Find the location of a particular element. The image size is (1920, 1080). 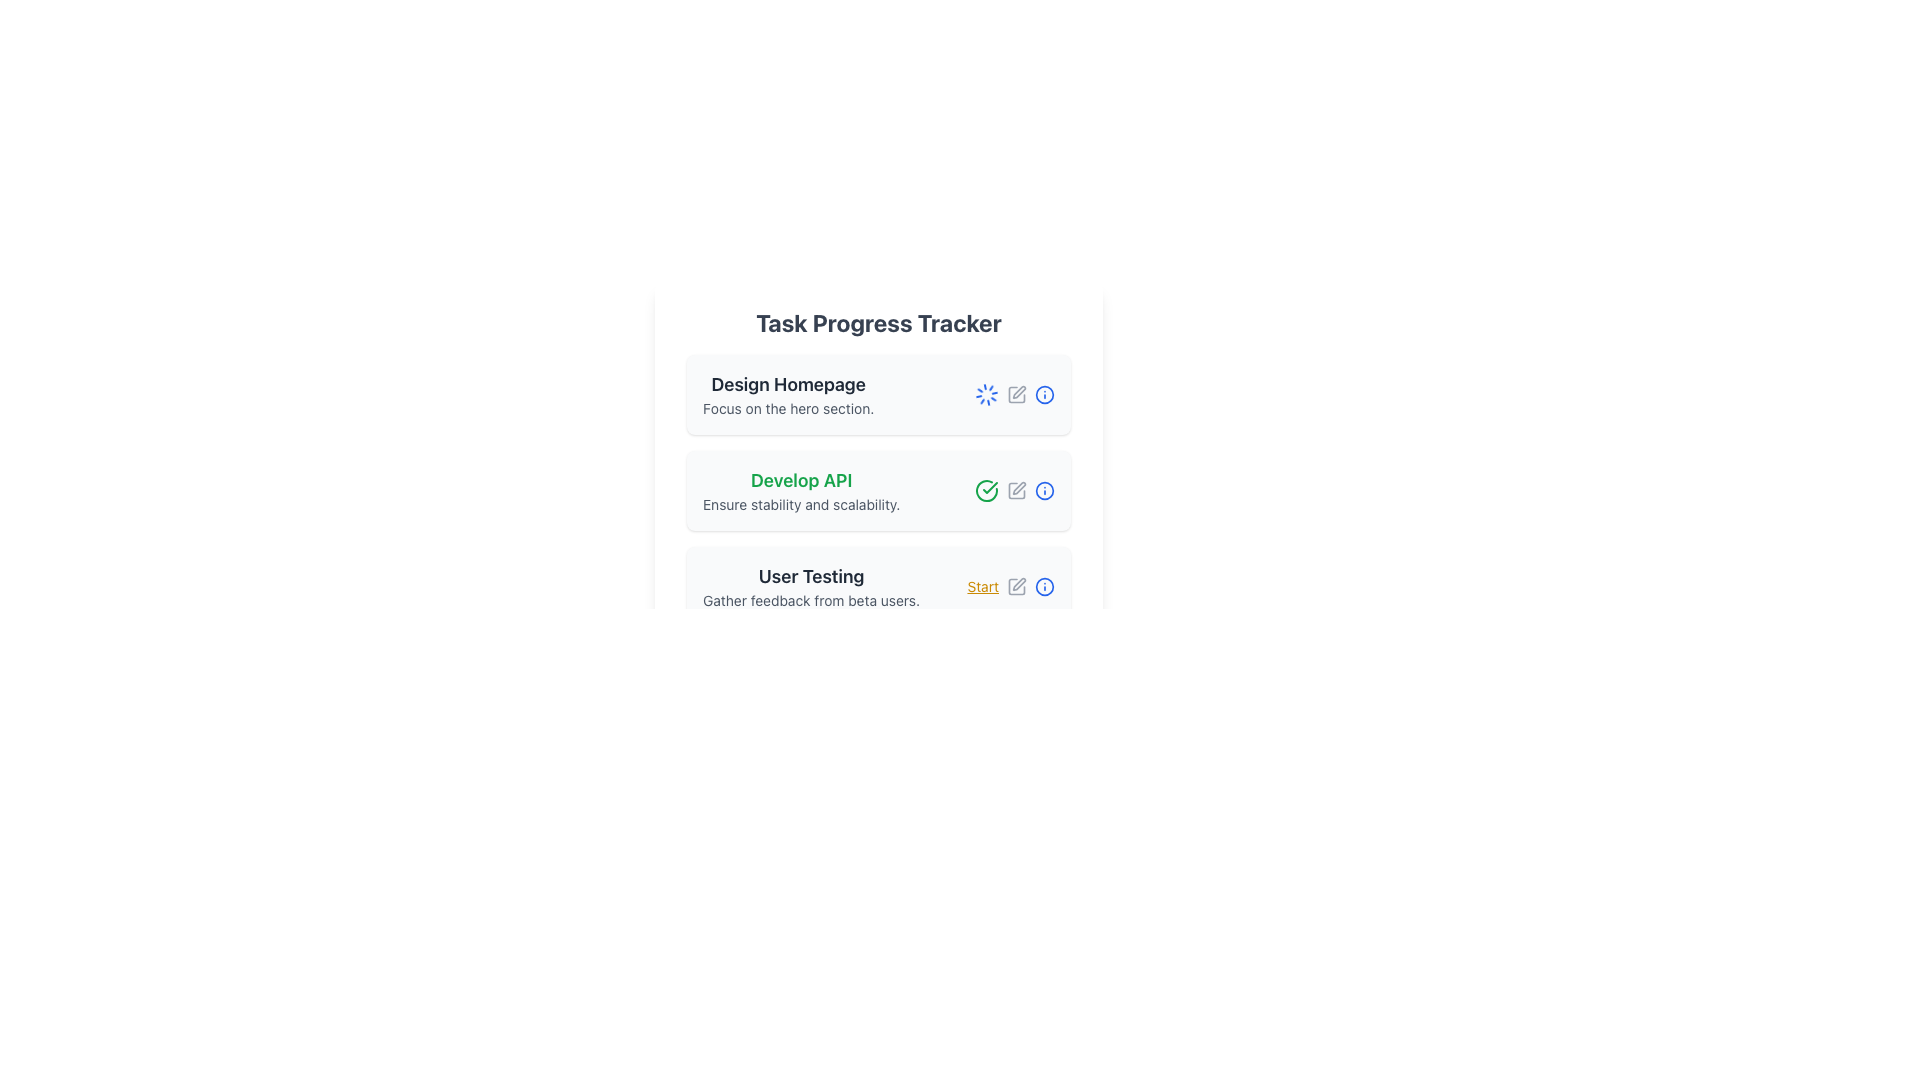

the static text block displaying the task name 'Develop API' and its description 'Ensure stability and scalability.' is located at coordinates (801, 490).